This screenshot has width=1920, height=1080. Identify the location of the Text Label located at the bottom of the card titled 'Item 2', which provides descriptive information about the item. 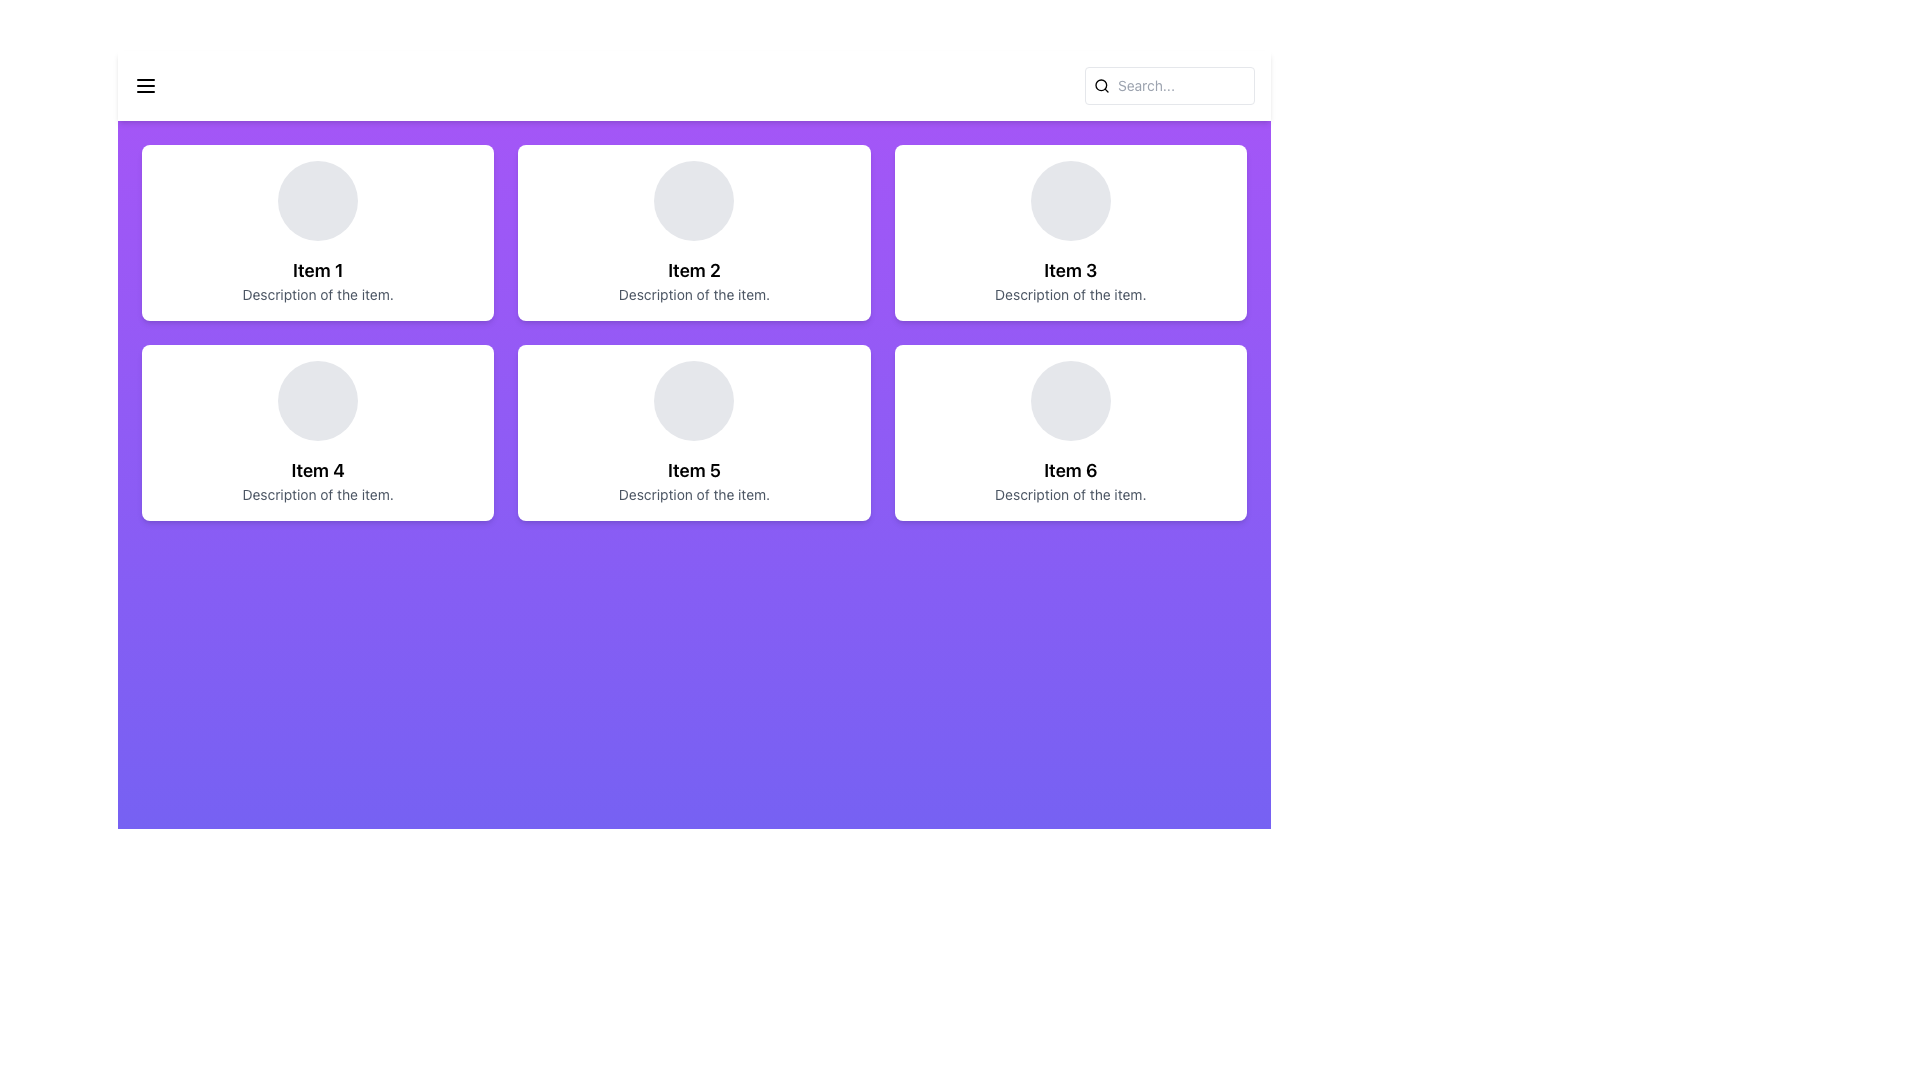
(694, 294).